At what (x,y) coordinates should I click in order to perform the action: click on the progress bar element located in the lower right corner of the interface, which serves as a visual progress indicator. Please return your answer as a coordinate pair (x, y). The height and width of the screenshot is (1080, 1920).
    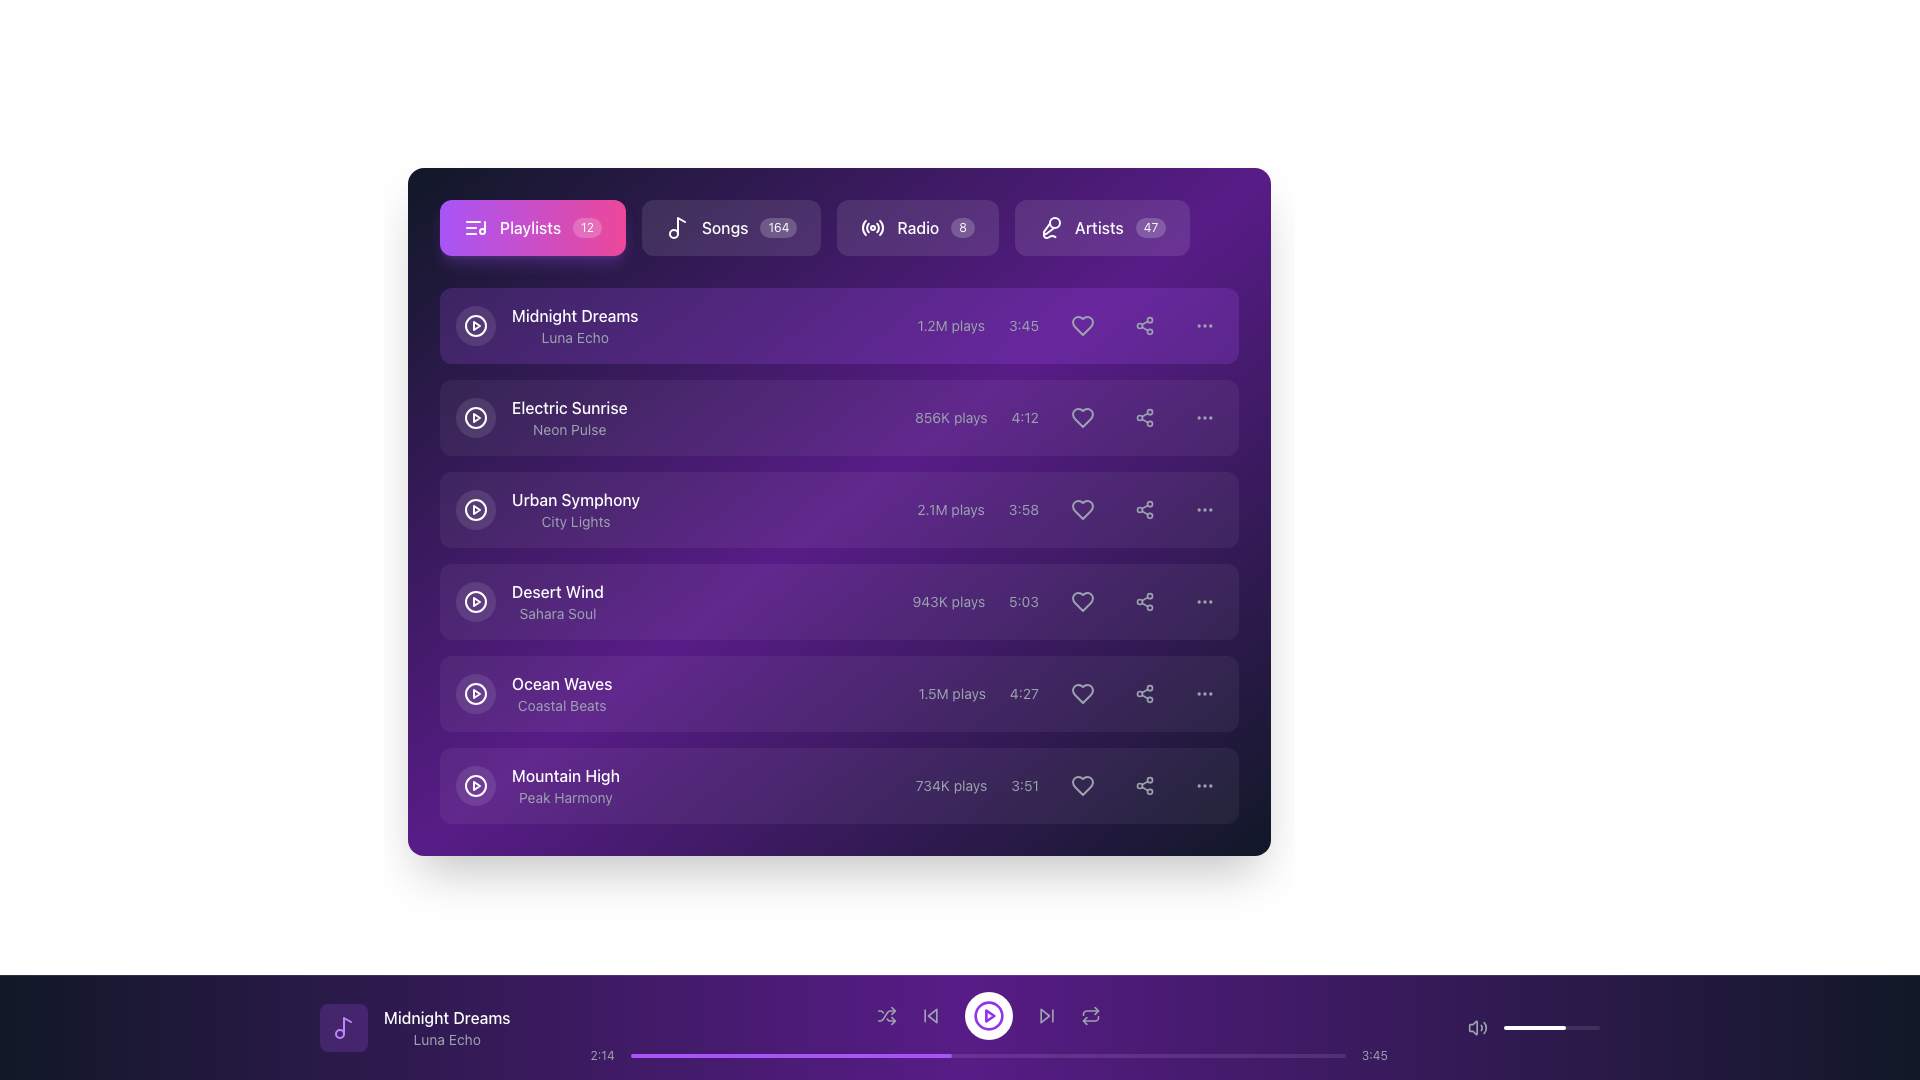
    Looking at the image, I should click on (1534, 1028).